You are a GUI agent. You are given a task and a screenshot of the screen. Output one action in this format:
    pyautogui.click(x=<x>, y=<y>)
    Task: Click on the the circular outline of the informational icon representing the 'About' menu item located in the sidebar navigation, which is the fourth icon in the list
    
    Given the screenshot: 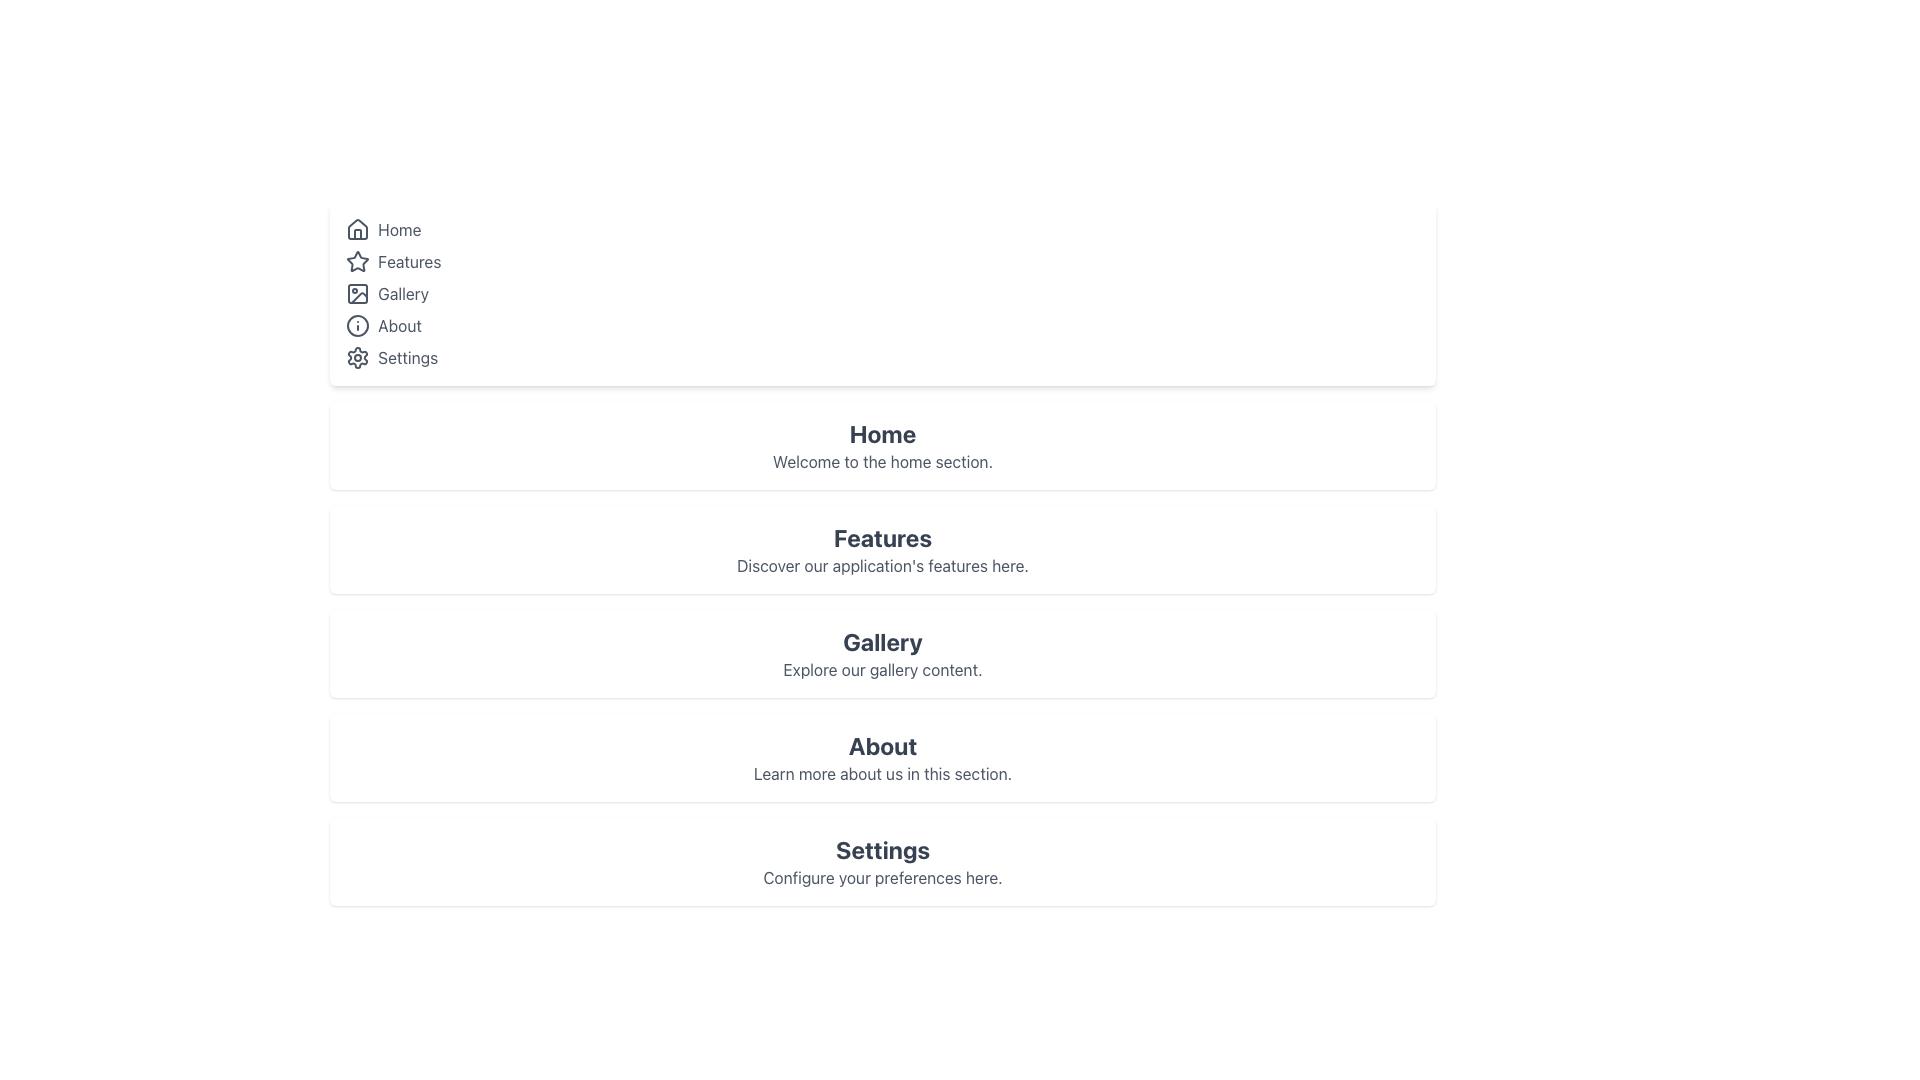 What is the action you would take?
    pyautogui.click(x=358, y=325)
    